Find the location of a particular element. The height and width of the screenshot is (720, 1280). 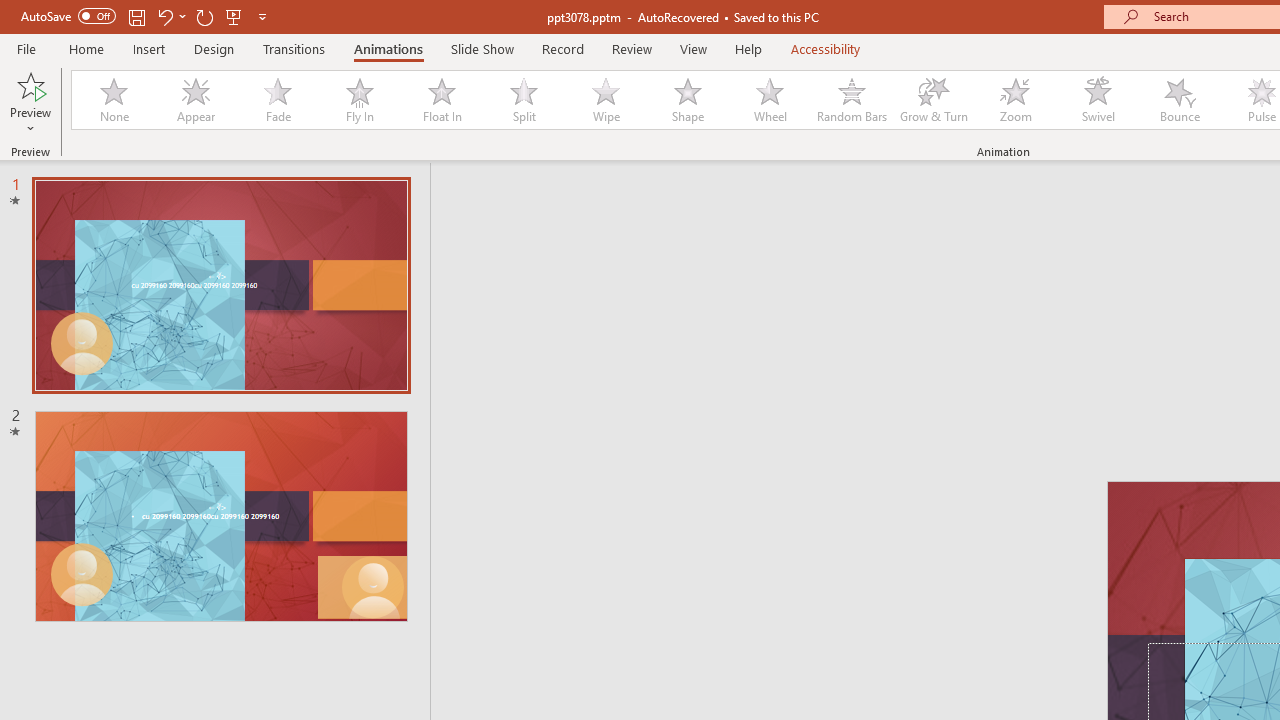

'Grow & Turn' is located at coordinates (933, 100).